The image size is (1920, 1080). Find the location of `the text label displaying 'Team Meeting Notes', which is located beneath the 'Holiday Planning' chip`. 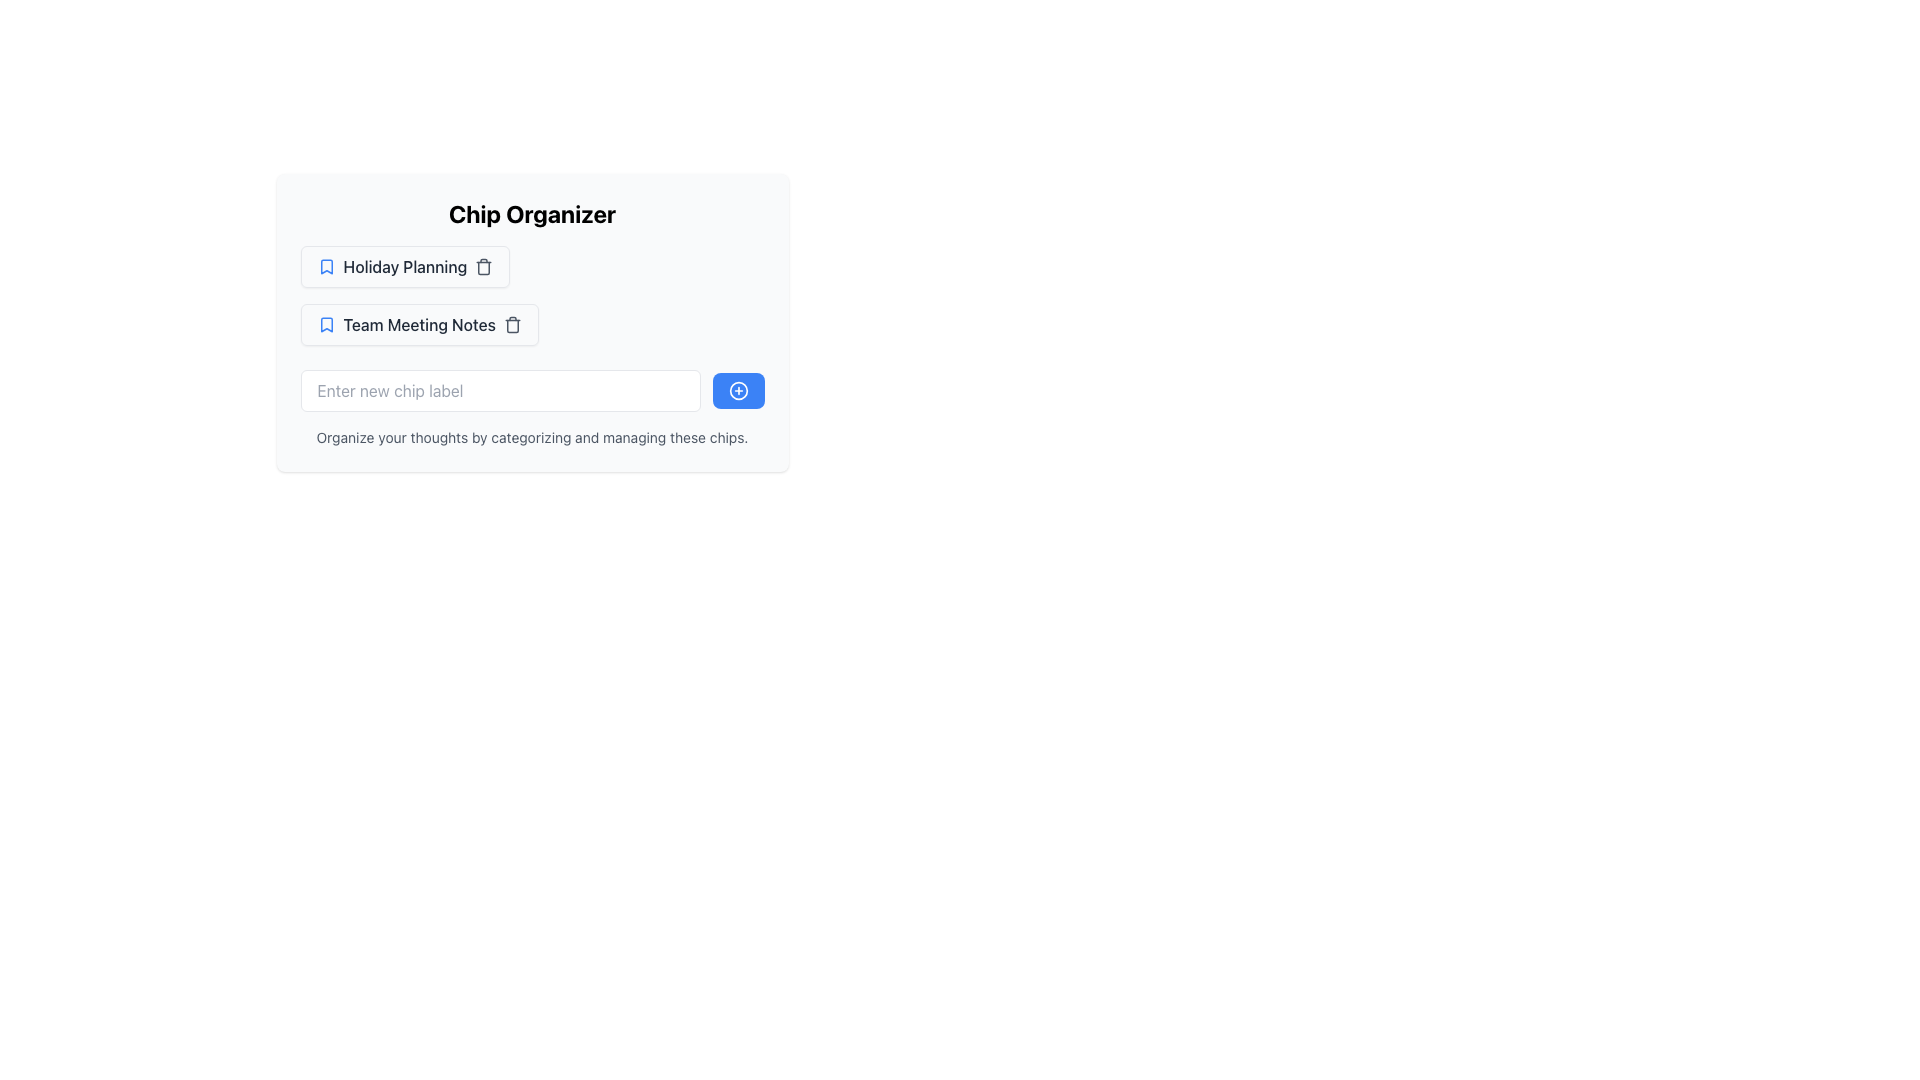

the text label displaying 'Team Meeting Notes', which is located beneath the 'Holiday Planning' chip is located at coordinates (418, 323).